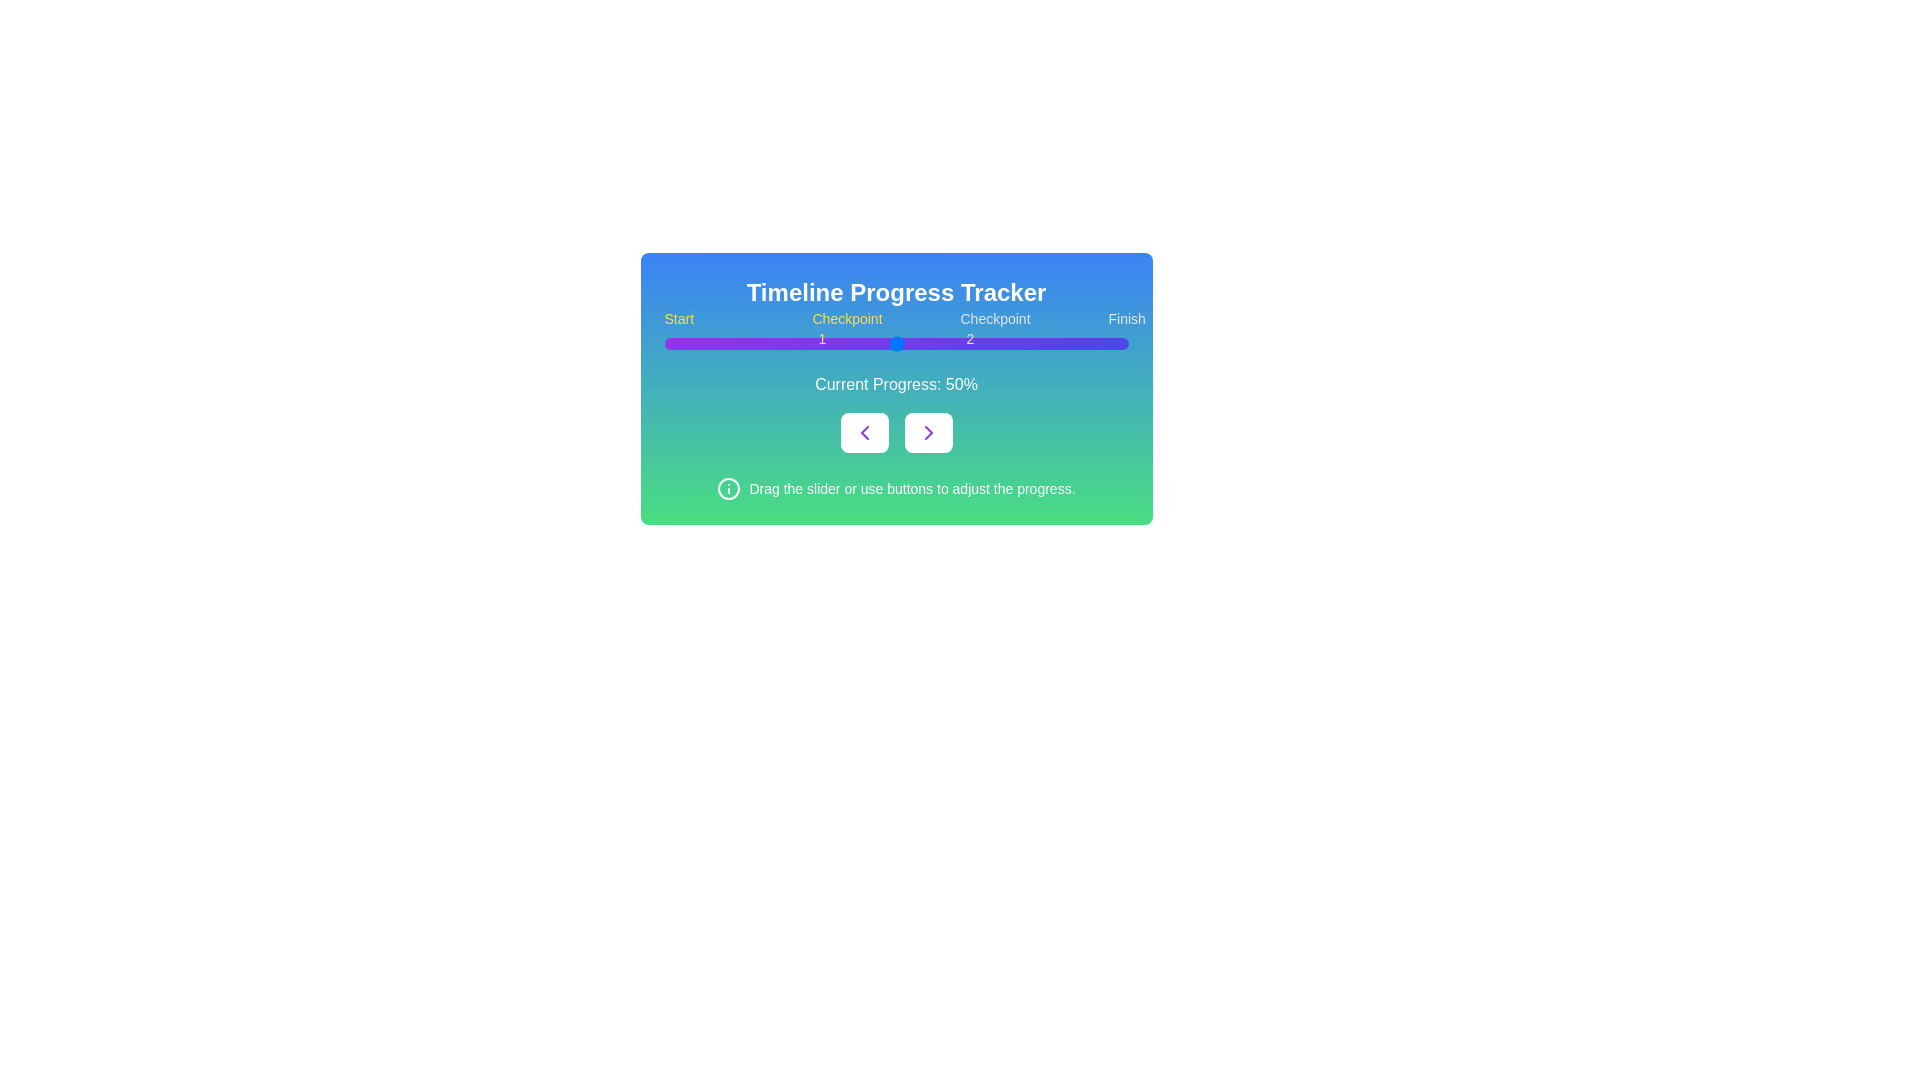 This screenshot has height=1080, width=1920. I want to click on the Progress Bar located at the top center of the panel below 'Timeline Progress Tracker', so click(895, 343).